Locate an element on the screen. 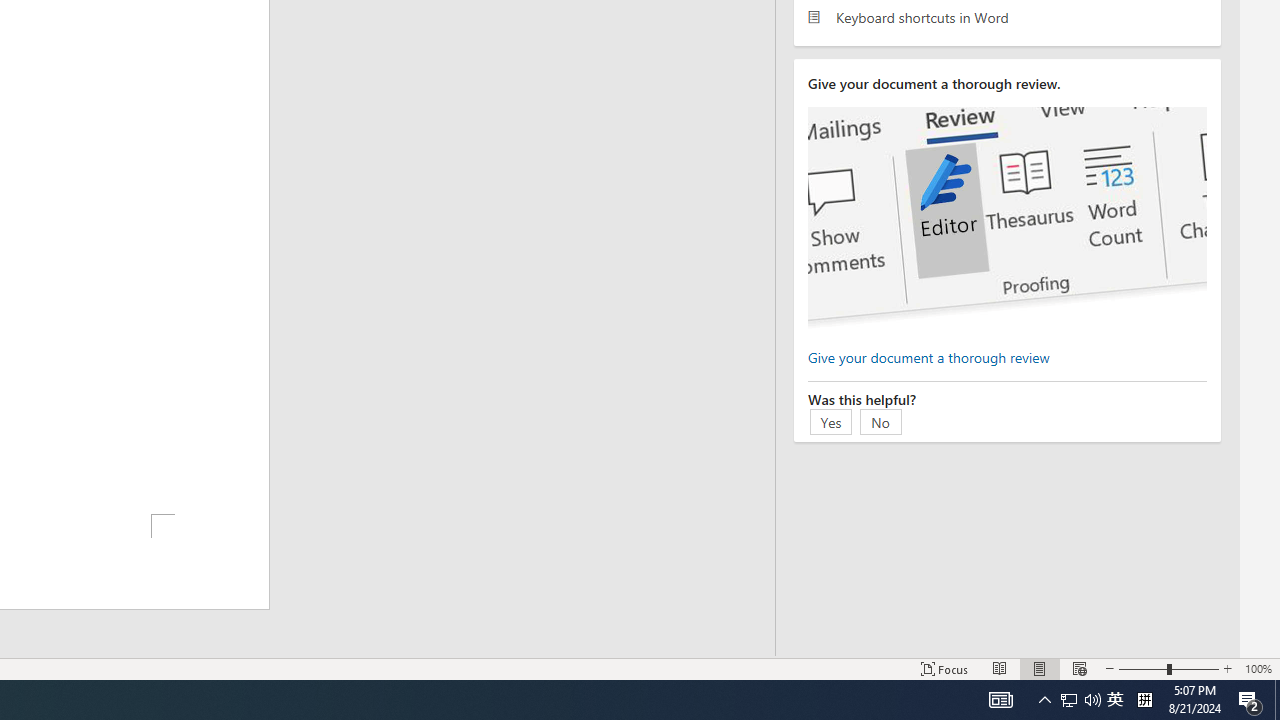  'Yes' is located at coordinates (831, 420).